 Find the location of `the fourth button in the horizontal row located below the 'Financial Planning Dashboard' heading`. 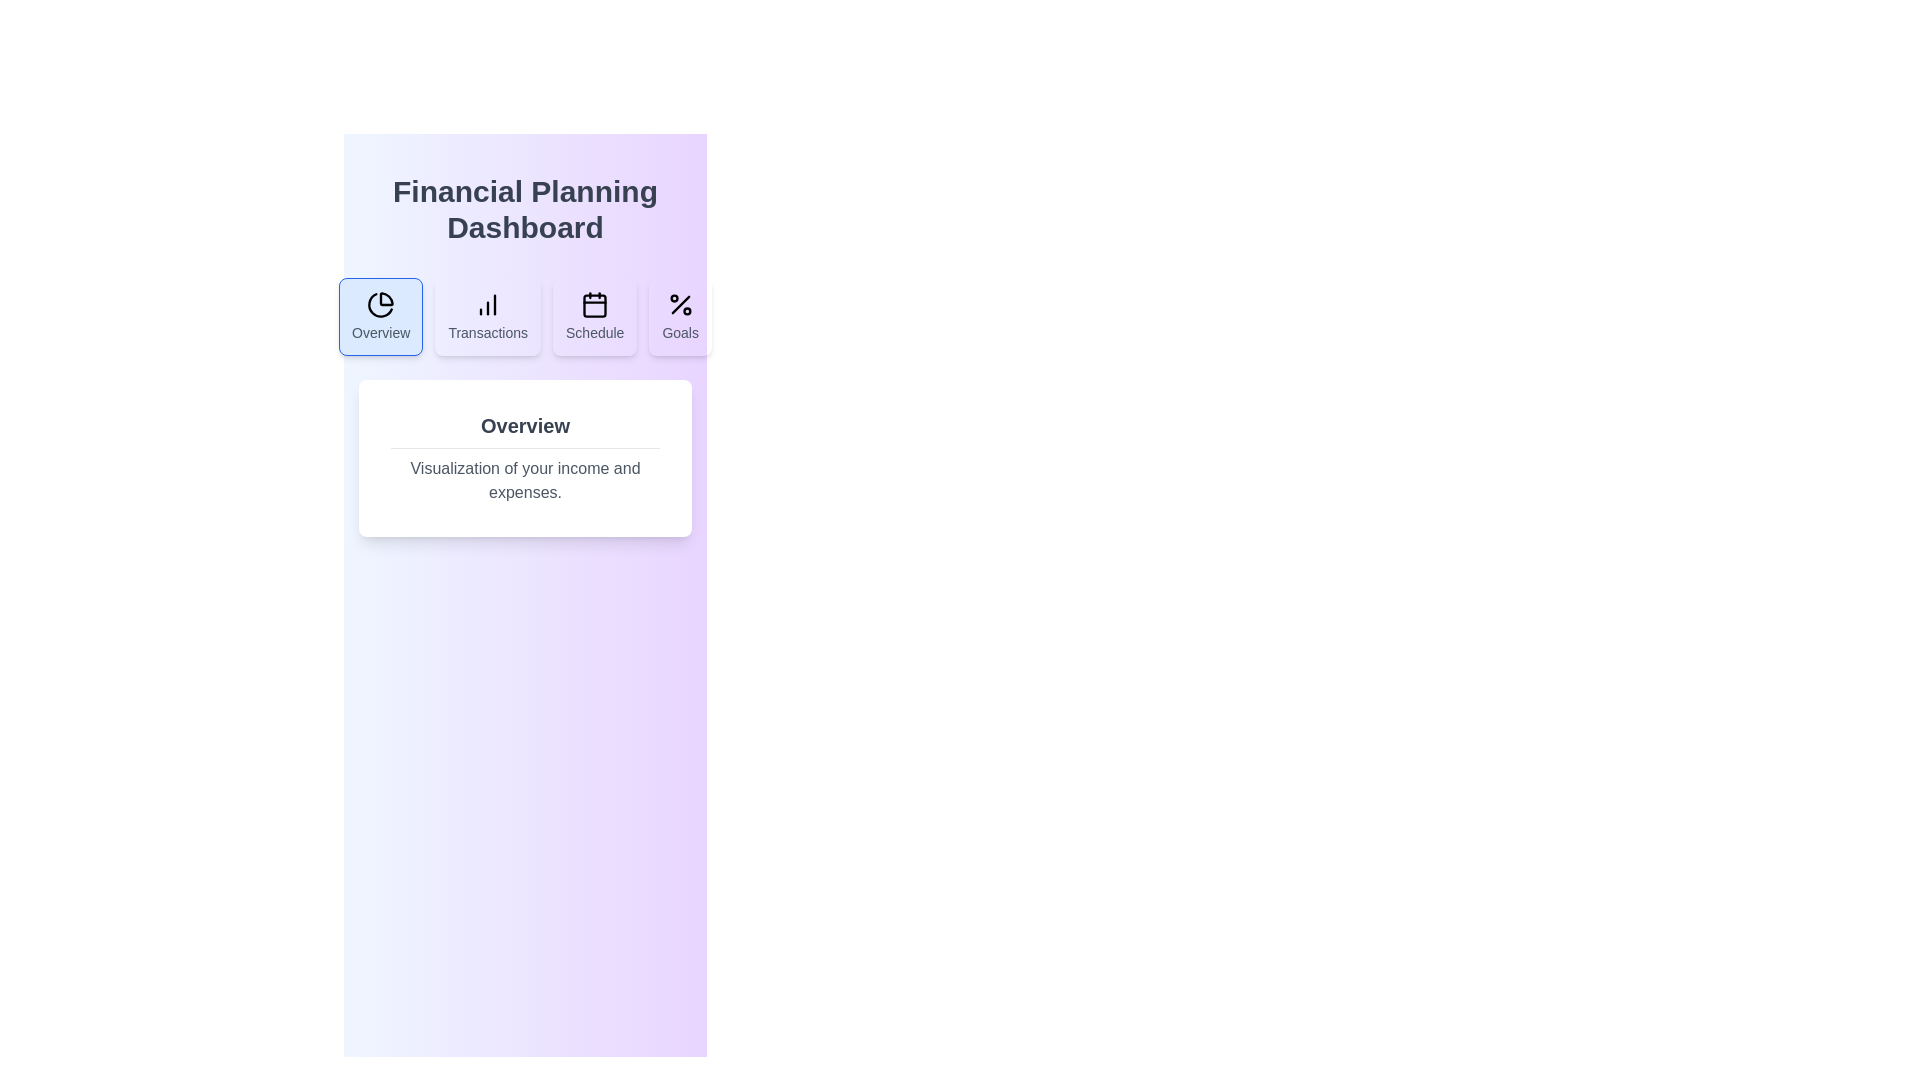

the fourth button in the horizontal row located below the 'Financial Planning Dashboard' heading is located at coordinates (680, 315).